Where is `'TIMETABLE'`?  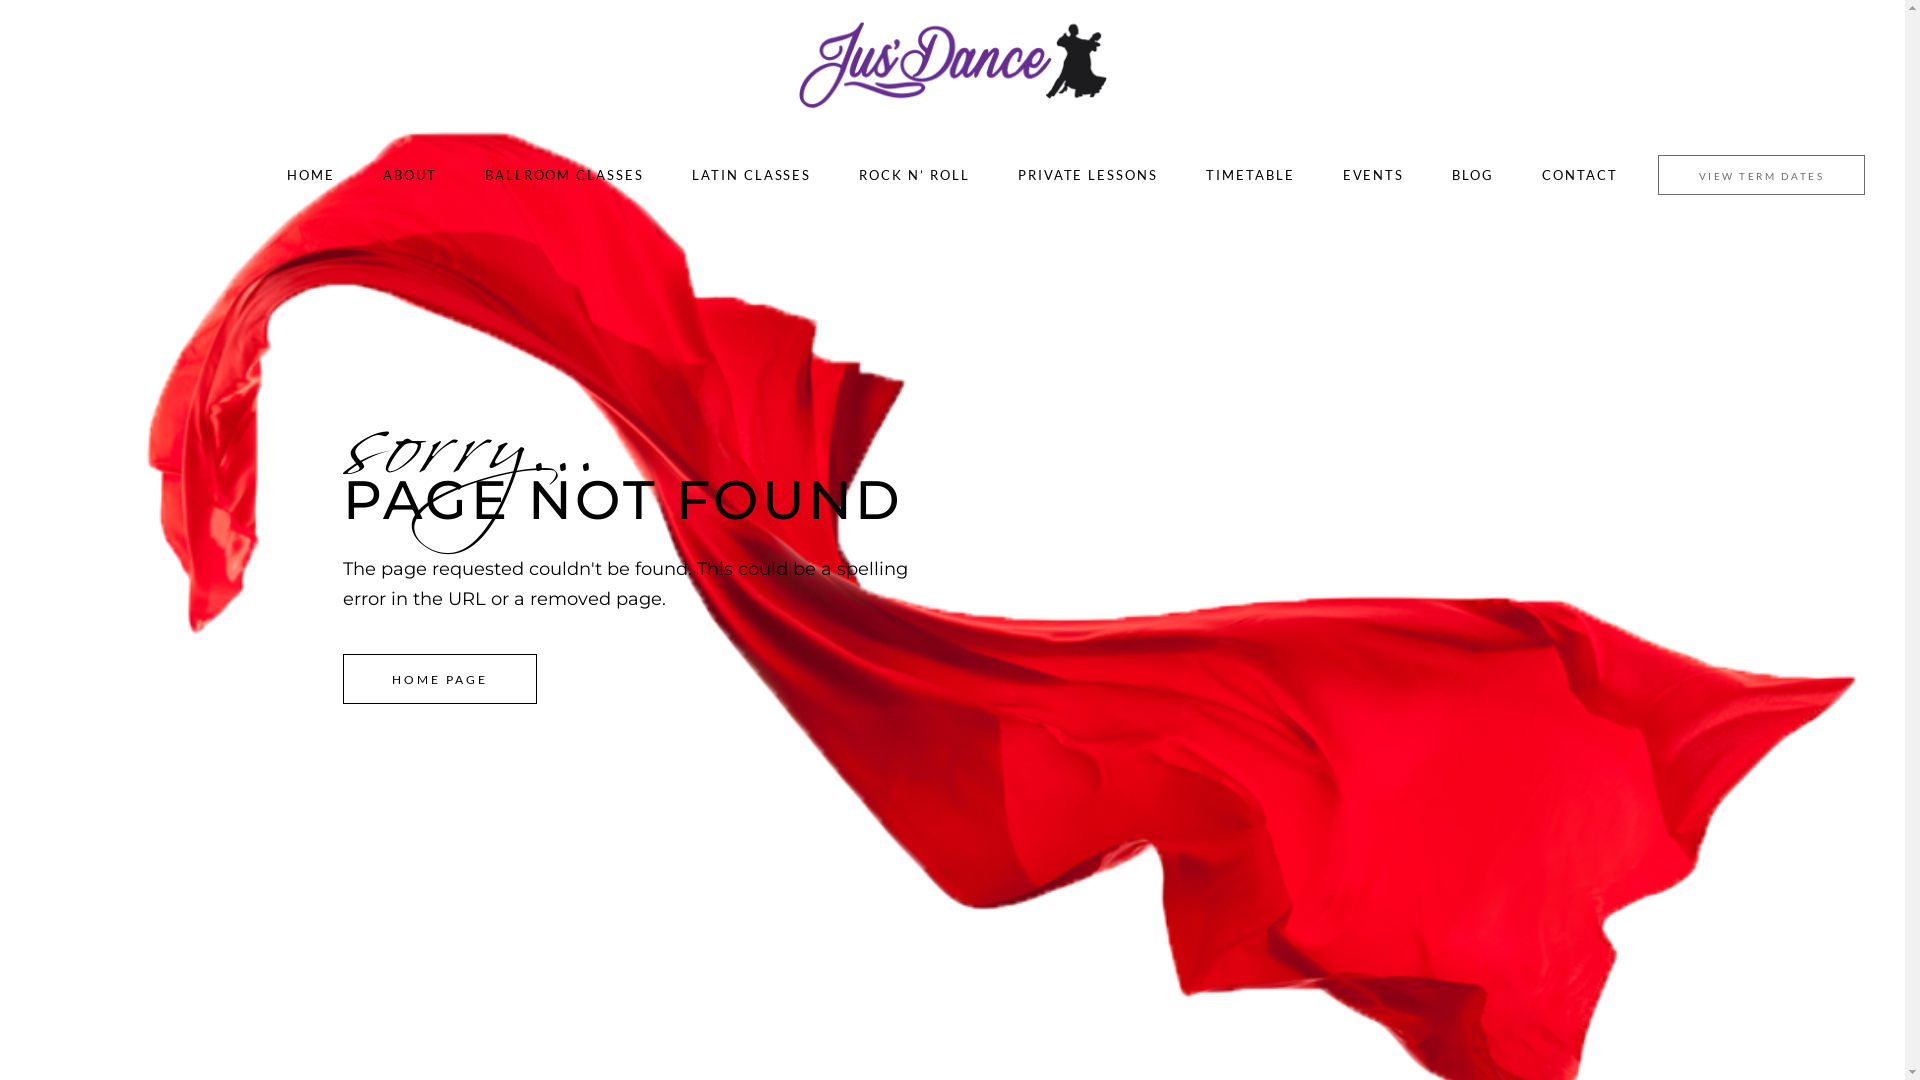
'TIMETABLE' is located at coordinates (1249, 173).